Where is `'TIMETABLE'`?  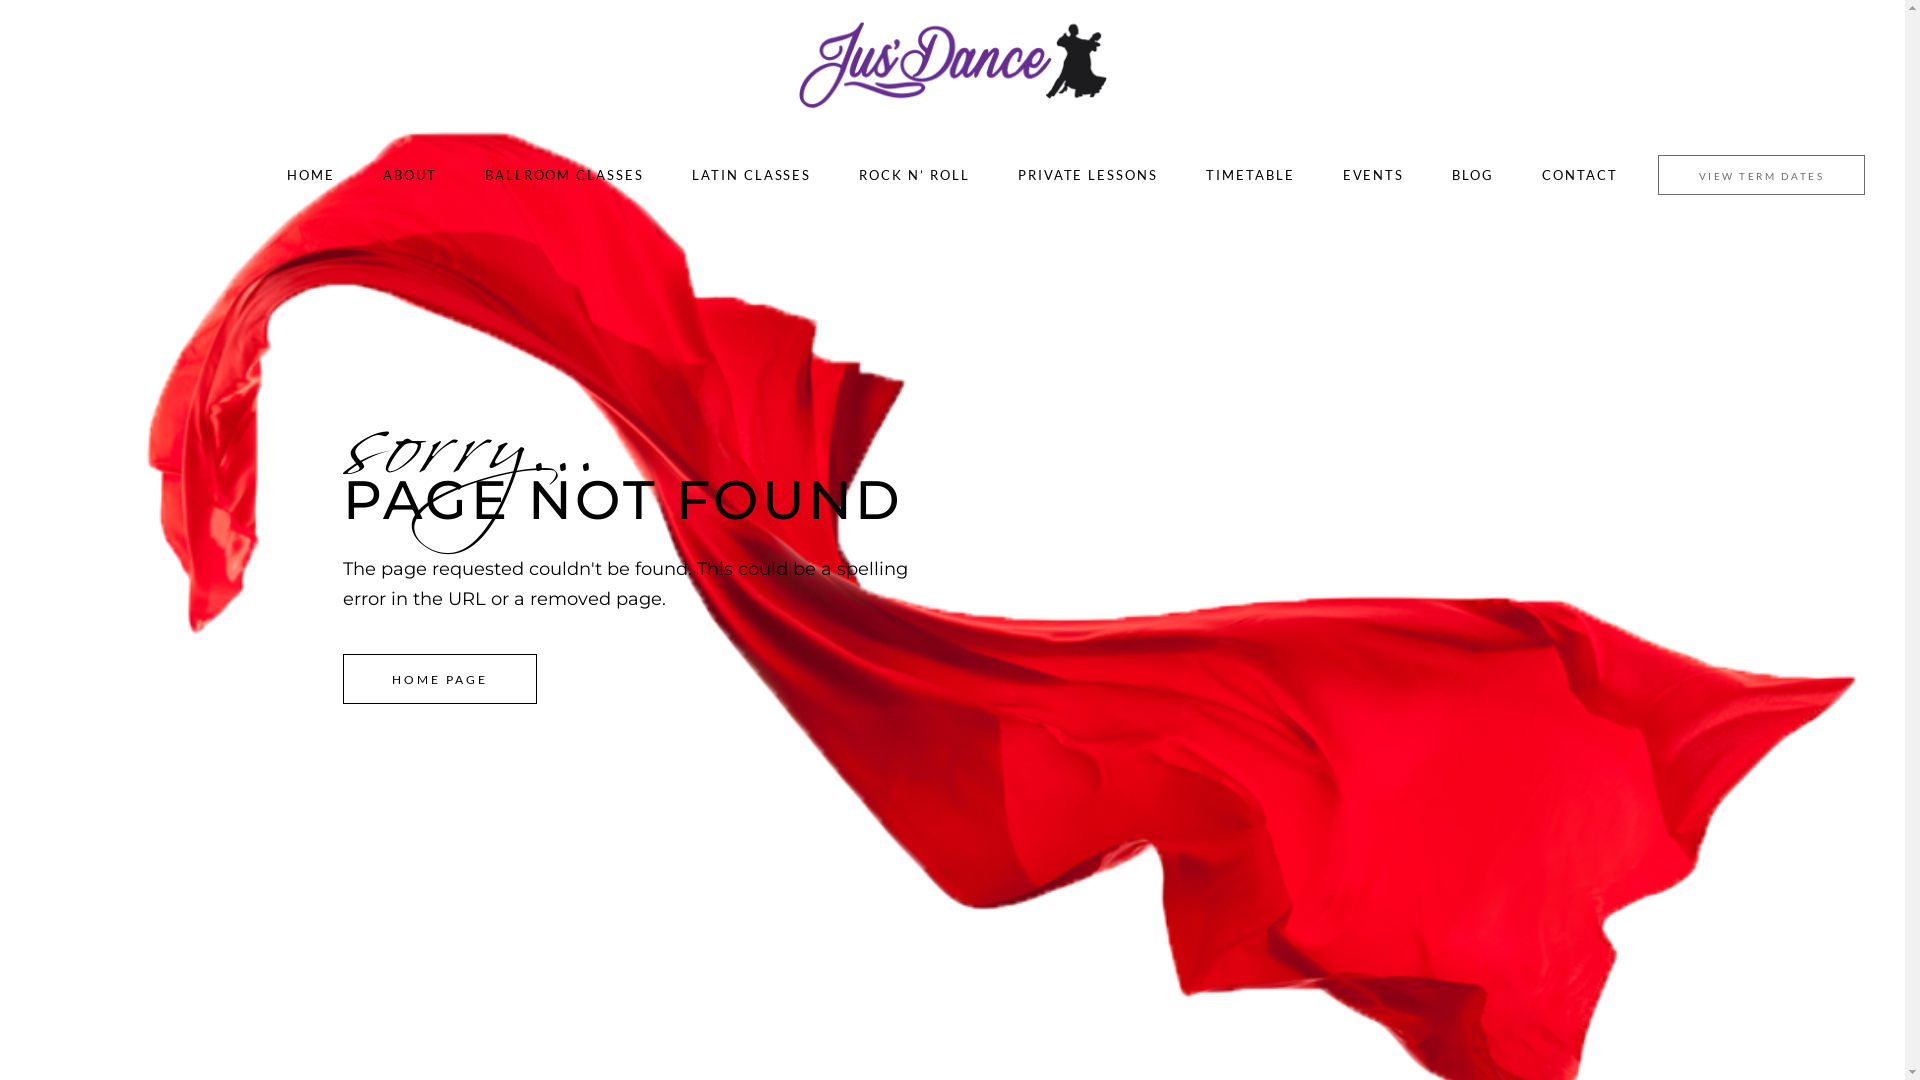
'TIMETABLE' is located at coordinates (1249, 173).